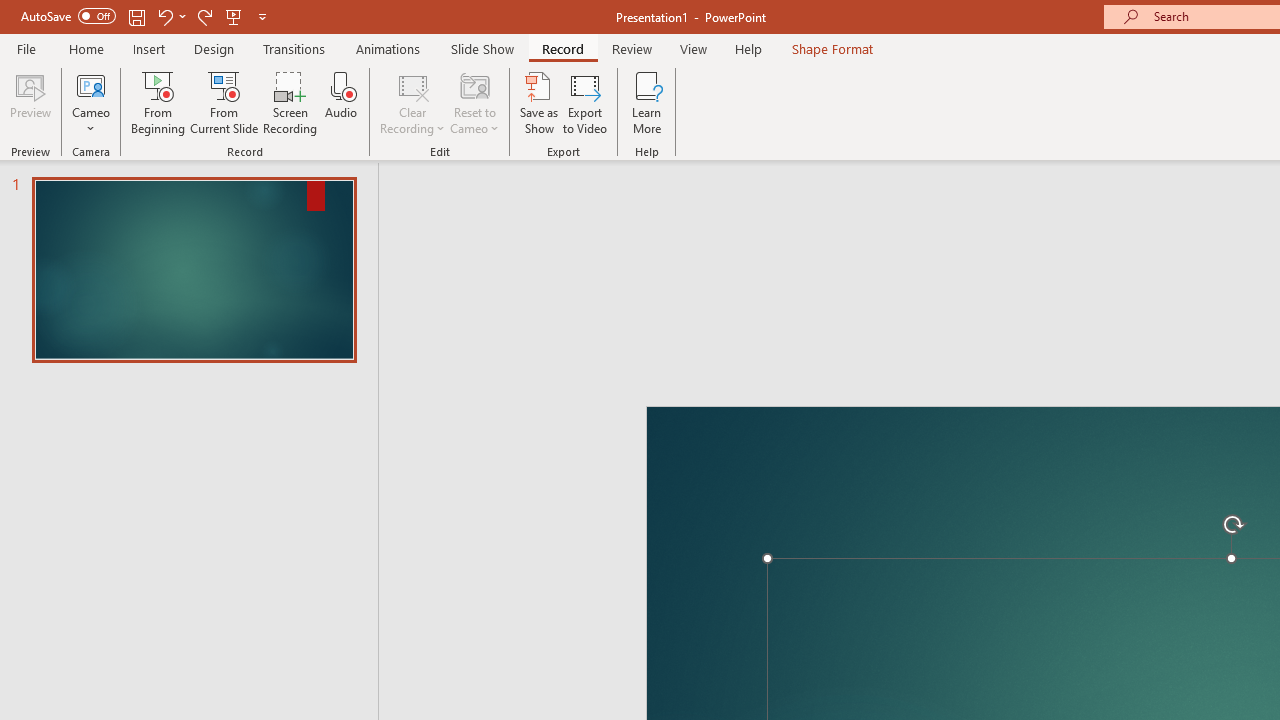 The width and height of the screenshot is (1280, 720). What do you see at coordinates (539, 103) in the screenshot?
I see `'Save as Show'` at bounding box center [539, 103].